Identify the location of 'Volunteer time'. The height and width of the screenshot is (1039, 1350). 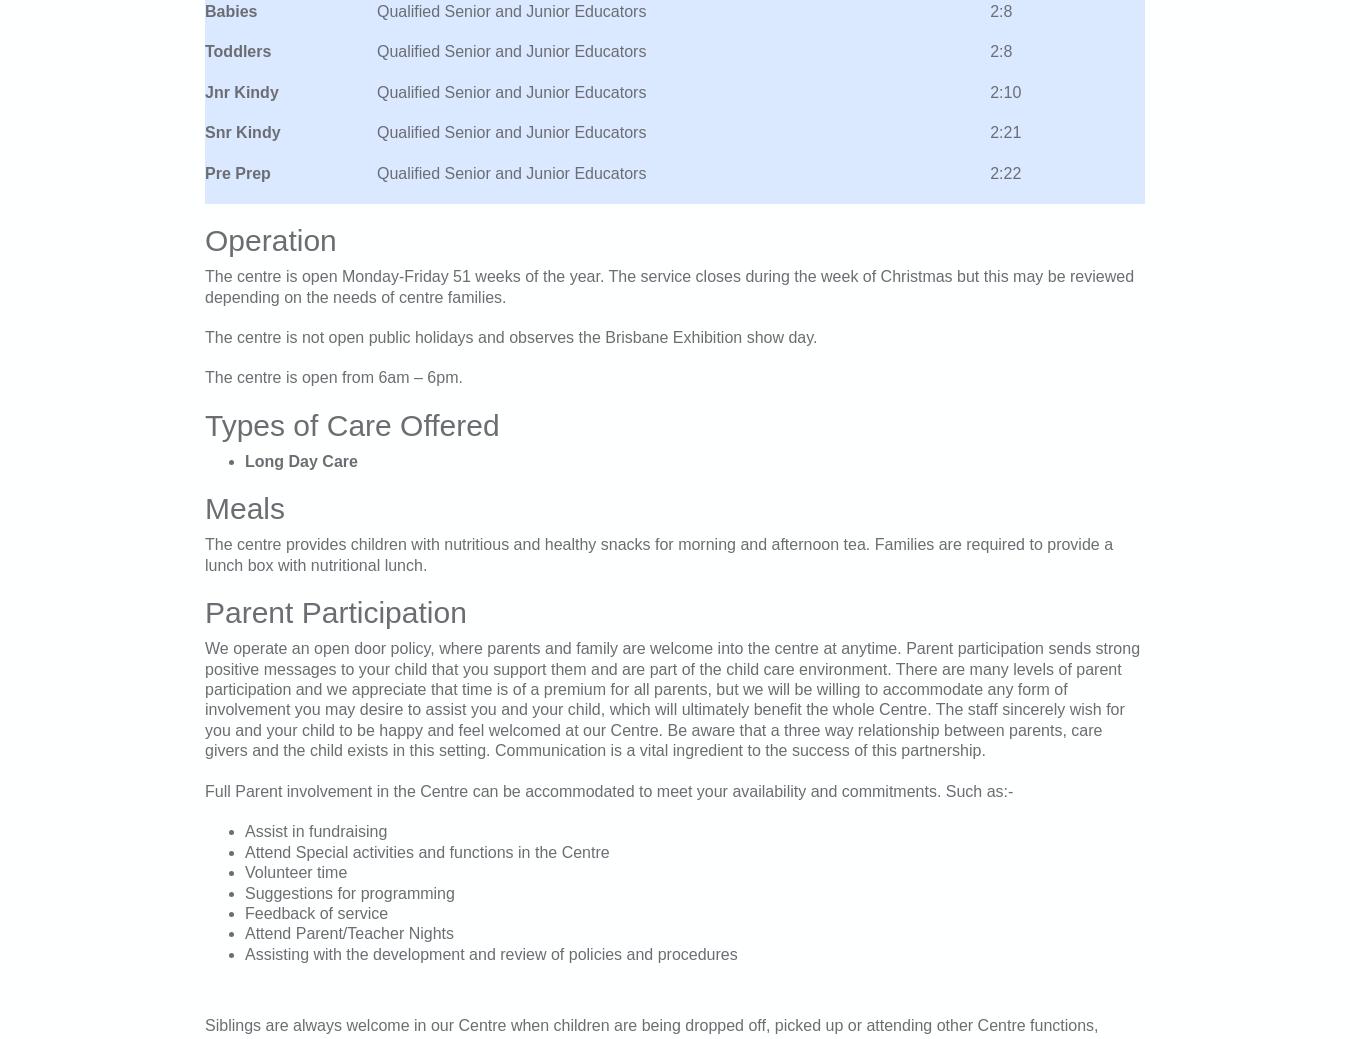
(295, 872).